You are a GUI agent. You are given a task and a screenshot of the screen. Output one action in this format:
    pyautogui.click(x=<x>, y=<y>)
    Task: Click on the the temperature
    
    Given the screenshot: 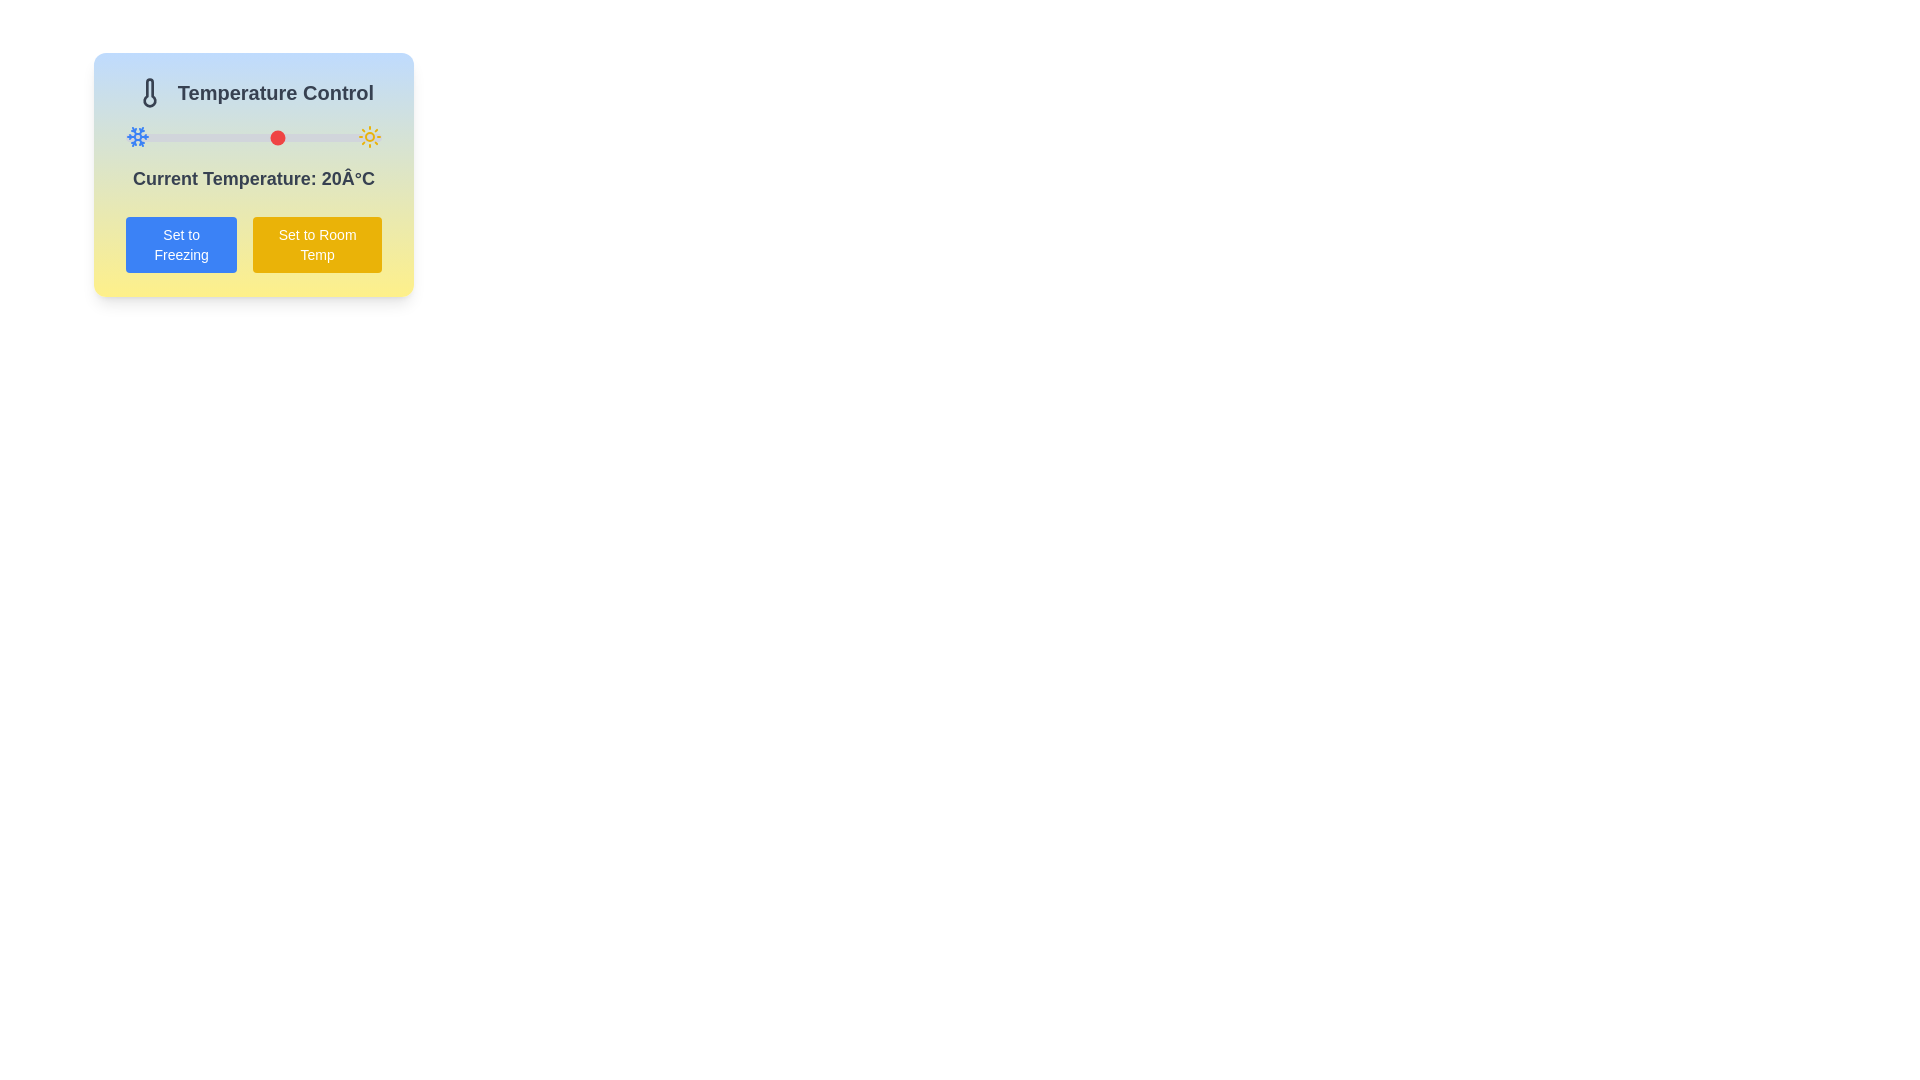 What is the action you would take?
    pyautogui.click(x=177, y=137)
    